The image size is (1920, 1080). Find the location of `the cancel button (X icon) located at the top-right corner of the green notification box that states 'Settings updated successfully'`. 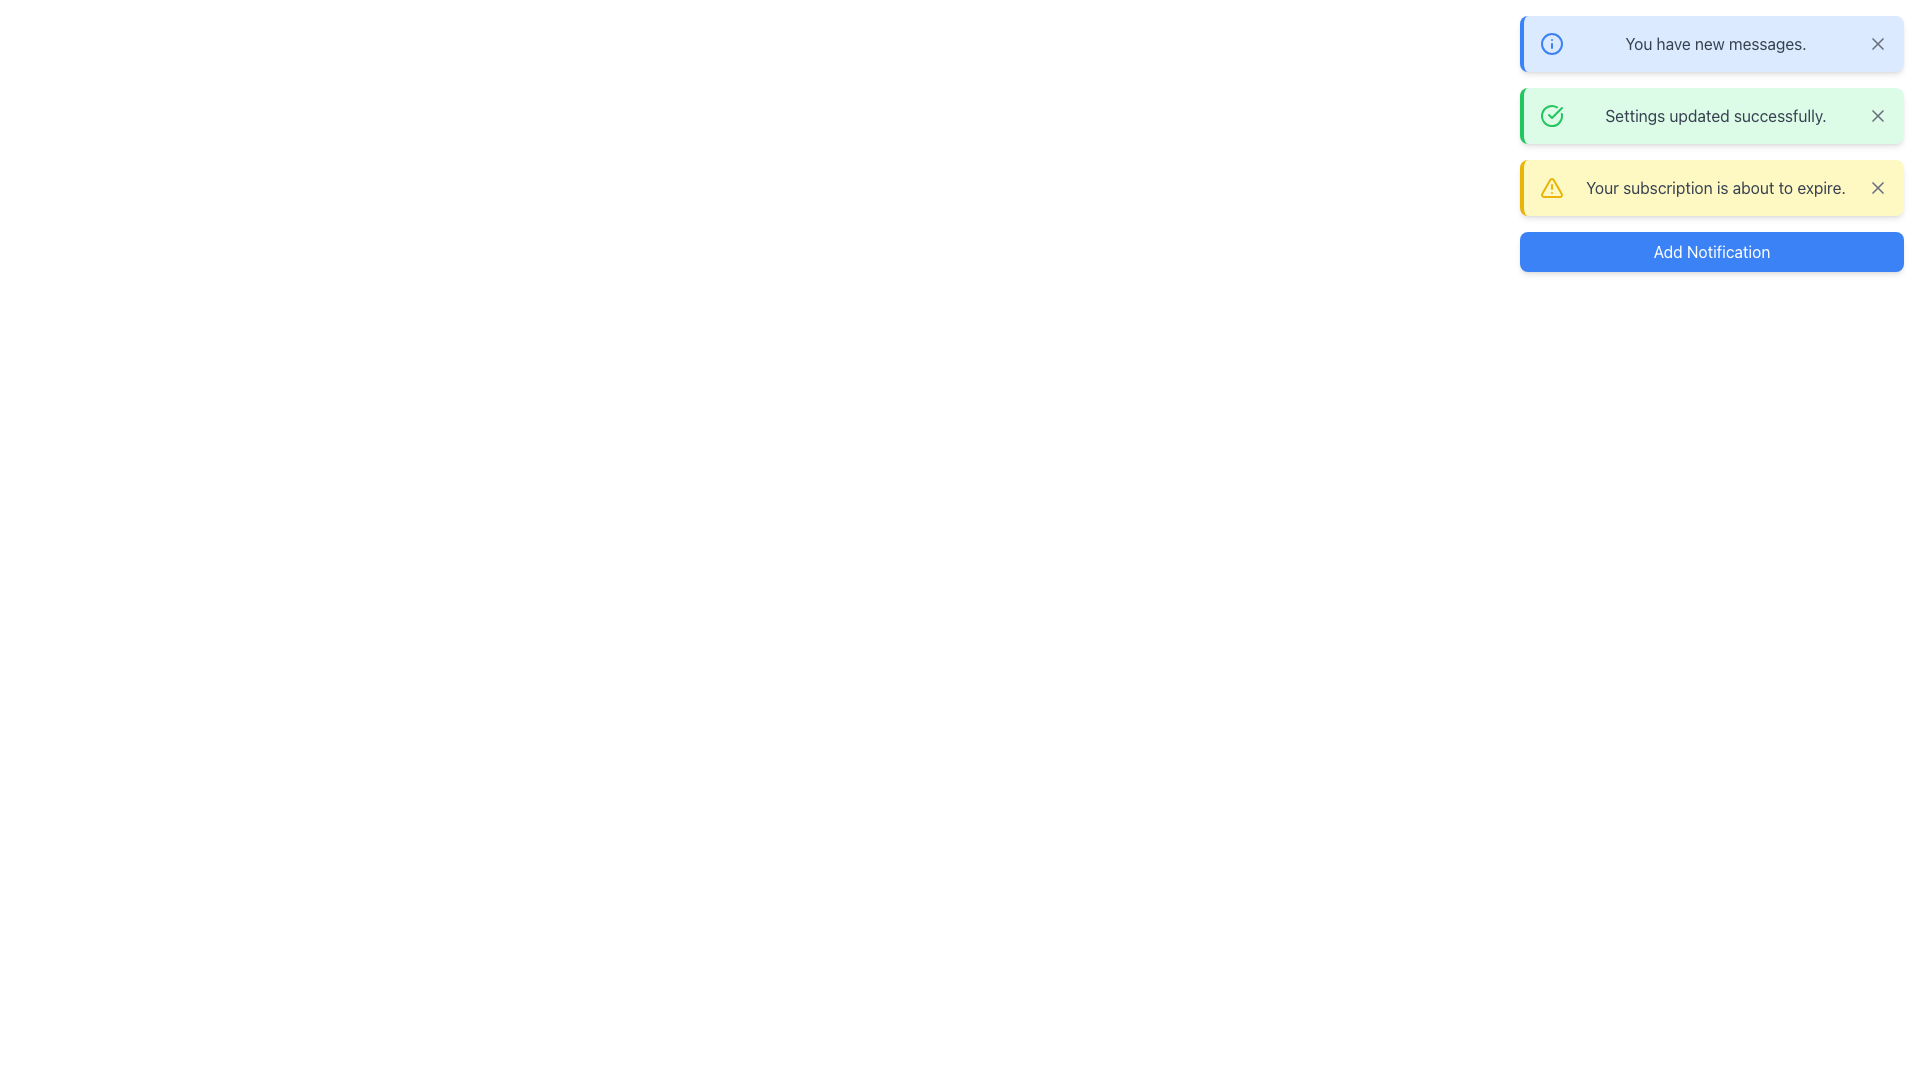

the cancel button (X icon) located at the top-right corner of the green notification box that states 'Settings updated successfully' is located at coordinates (1876, 115).